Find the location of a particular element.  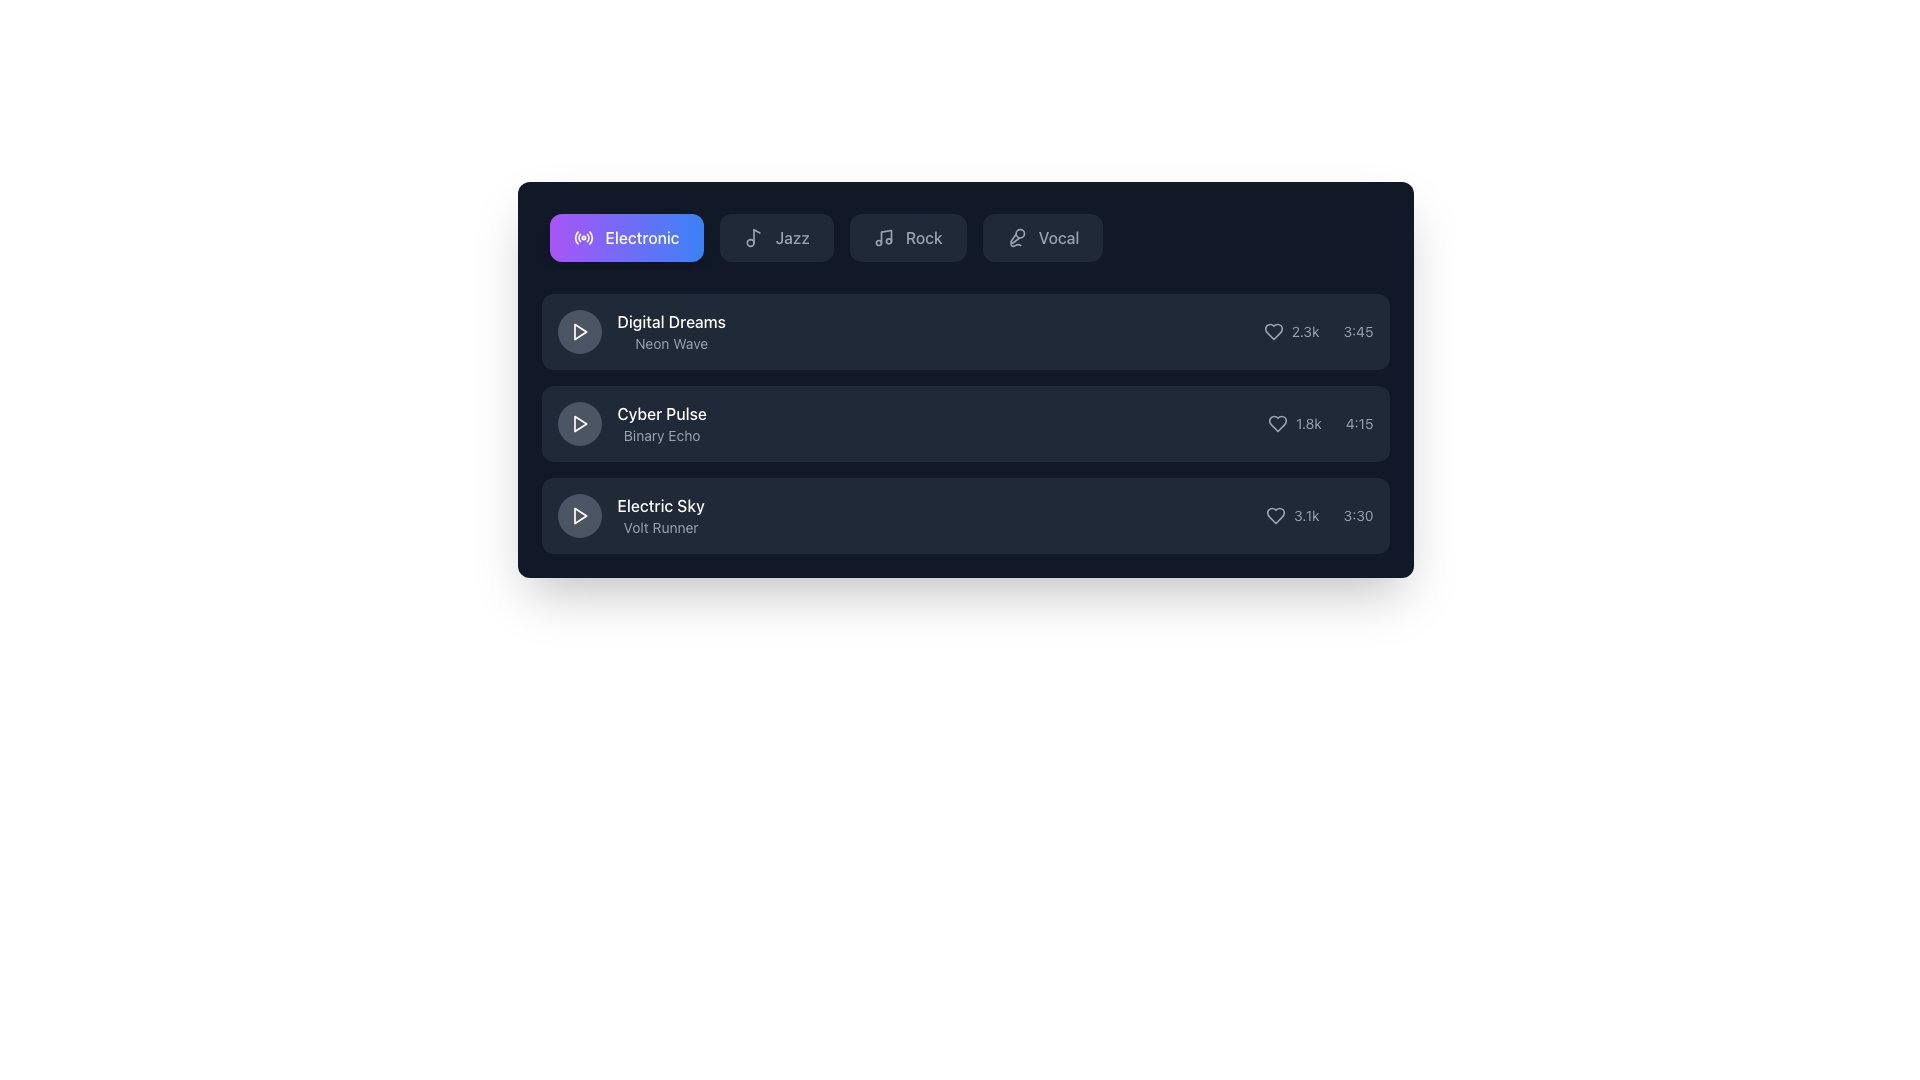

the title label of the second item in the vertical list, which provides key identification and context for the item it represents is located at coordinates (662, 412).